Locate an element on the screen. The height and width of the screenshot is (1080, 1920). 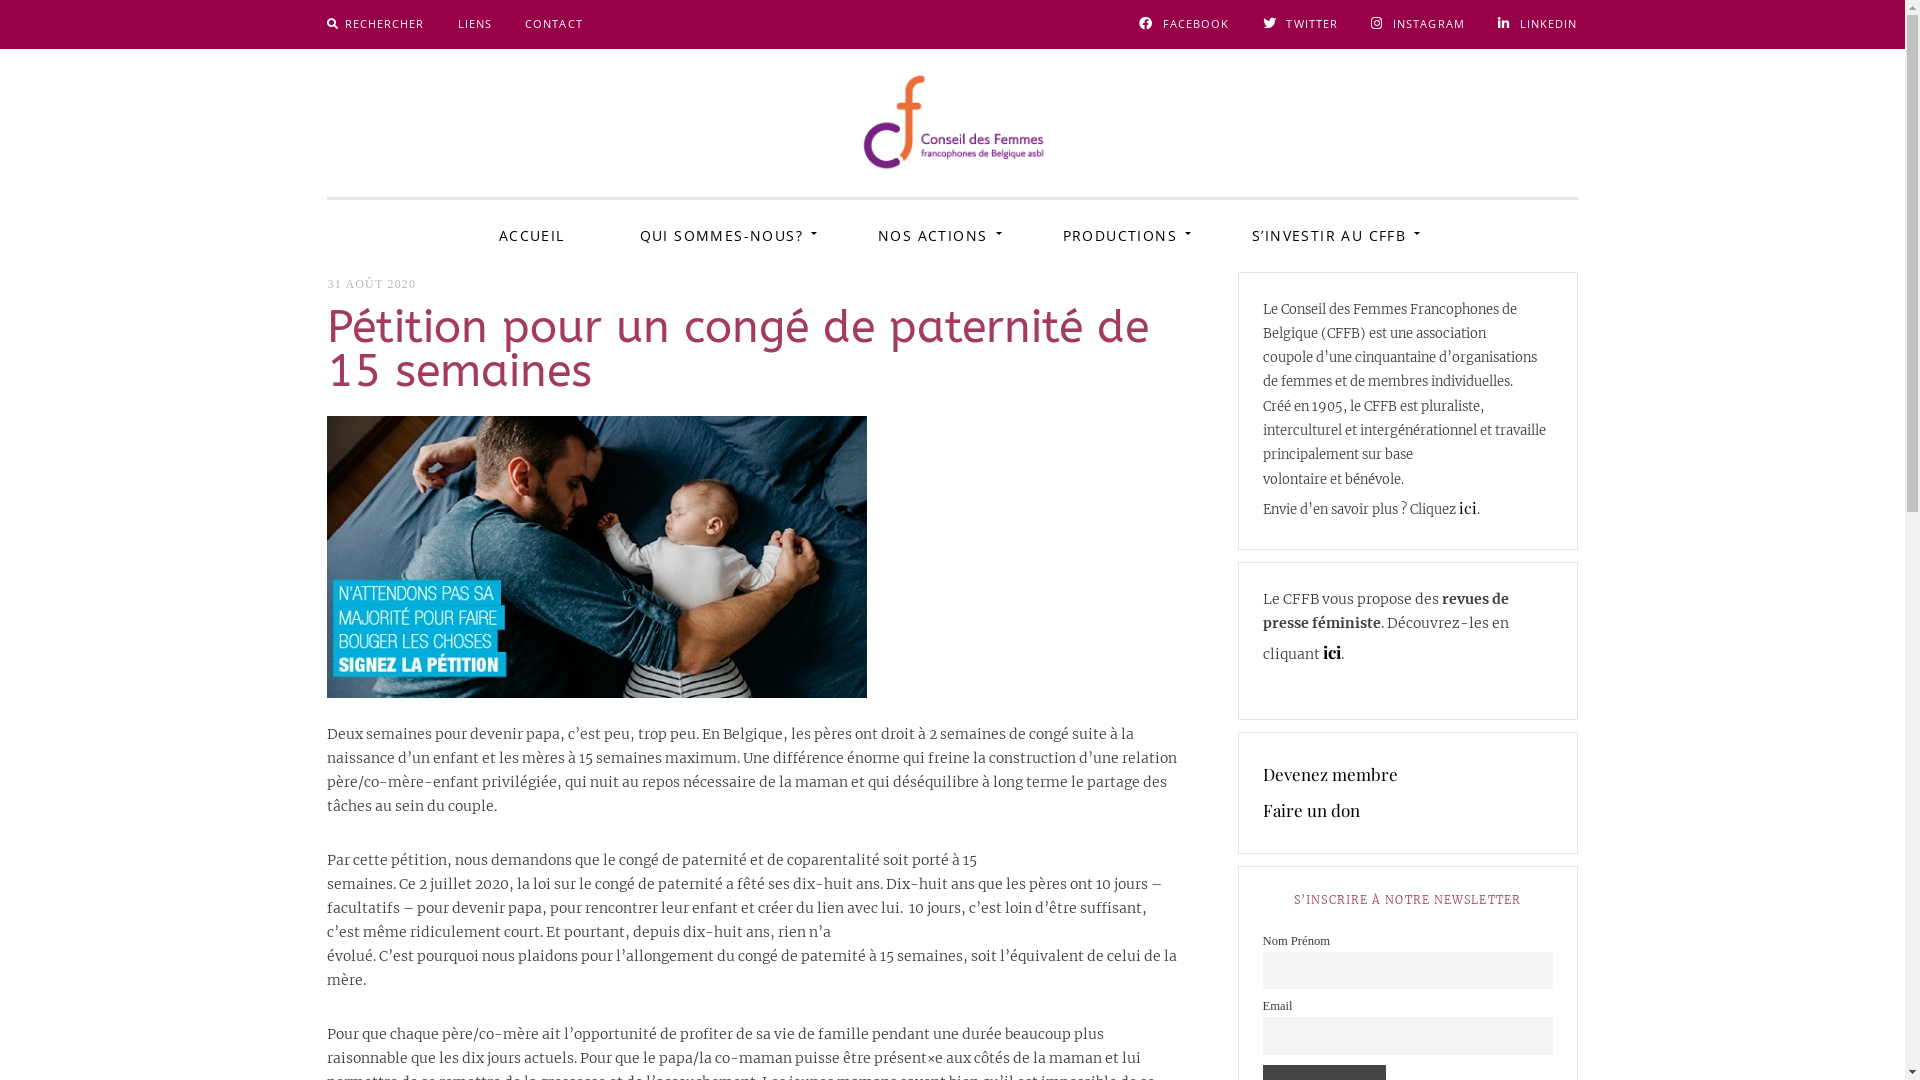
'LIENS' is located at coordinates (441, 24).